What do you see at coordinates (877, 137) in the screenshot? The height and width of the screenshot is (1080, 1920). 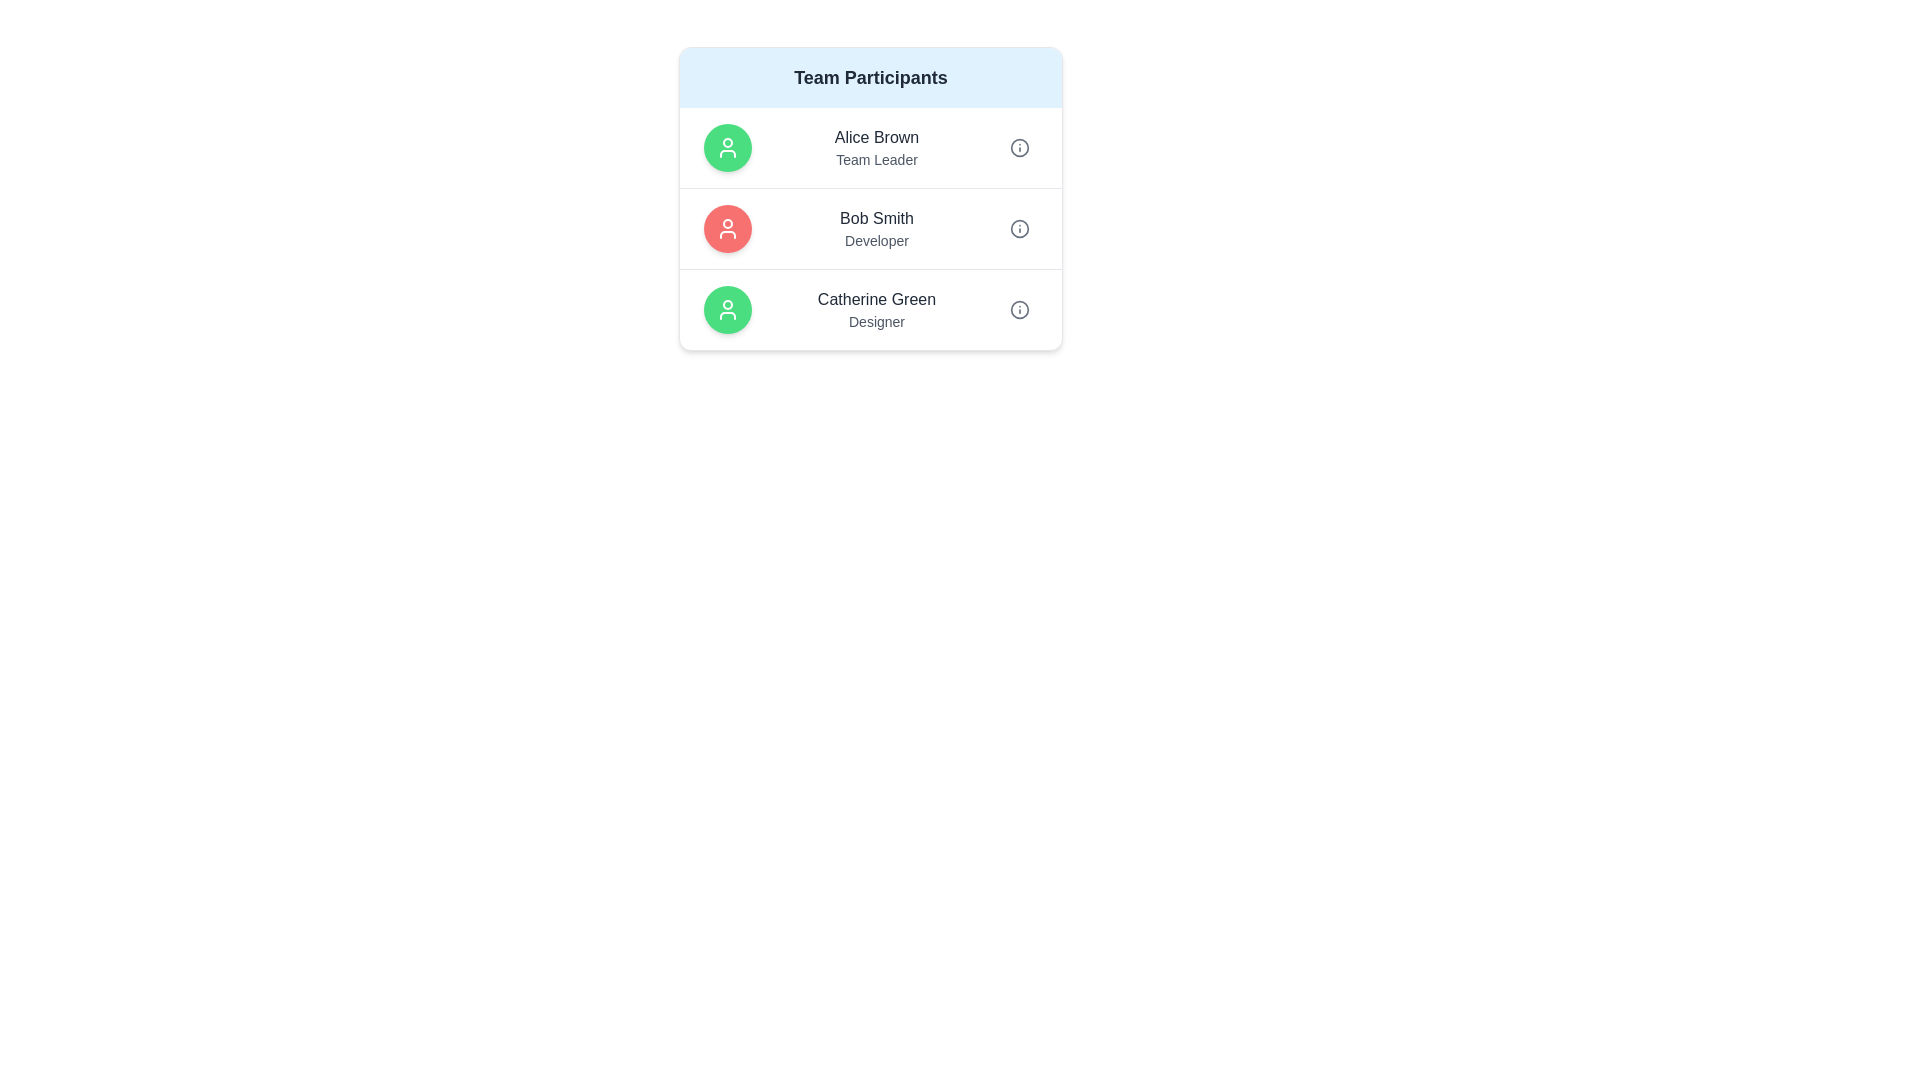 I see `the text label displaying the name 'Alice Brown' in the 'Team Participants' section, which identifies the first participant in the list` at bounding box center [877, 137].